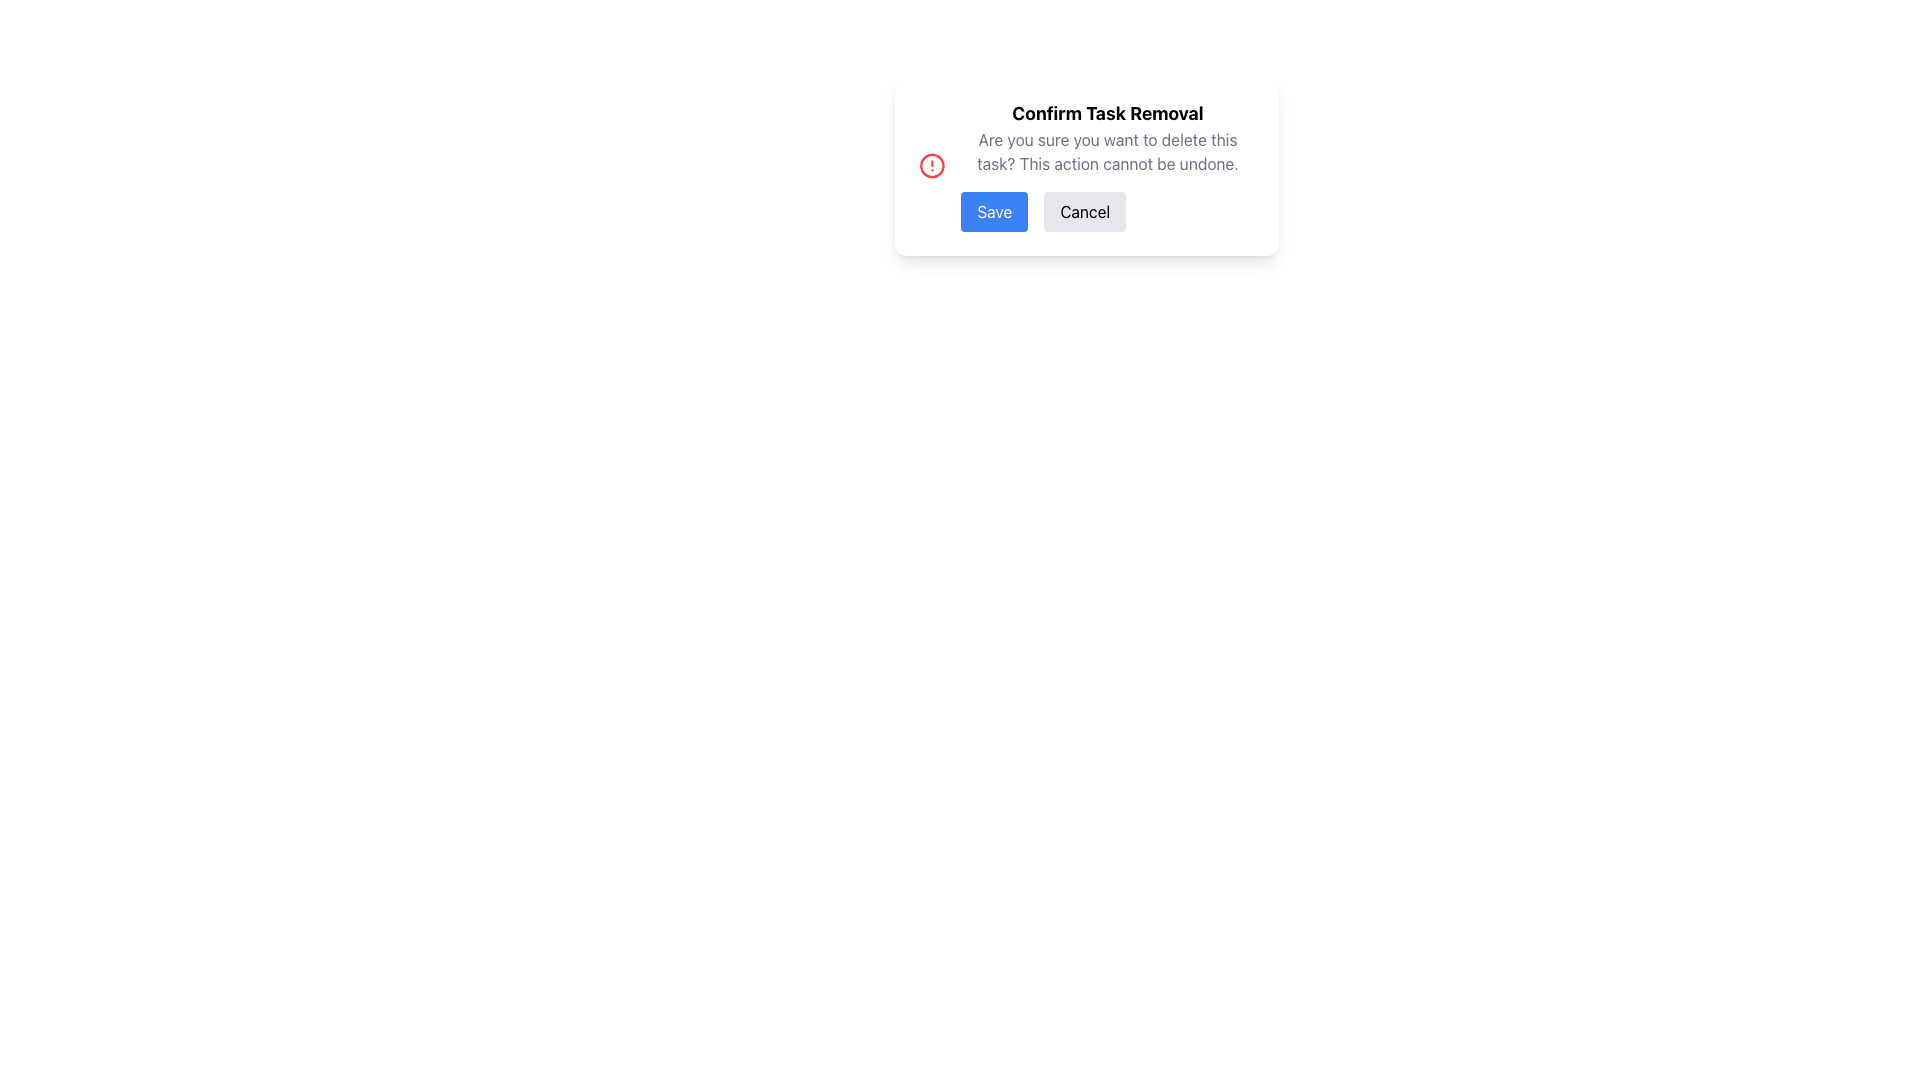  Describe the element at coordinates (1106, 212) in the screenshot. I see `the 'Cancel' button, which is the gray button with black text, located in the button group below the confirmation dialog titled 'Confirm Task Removal.'` at that location.